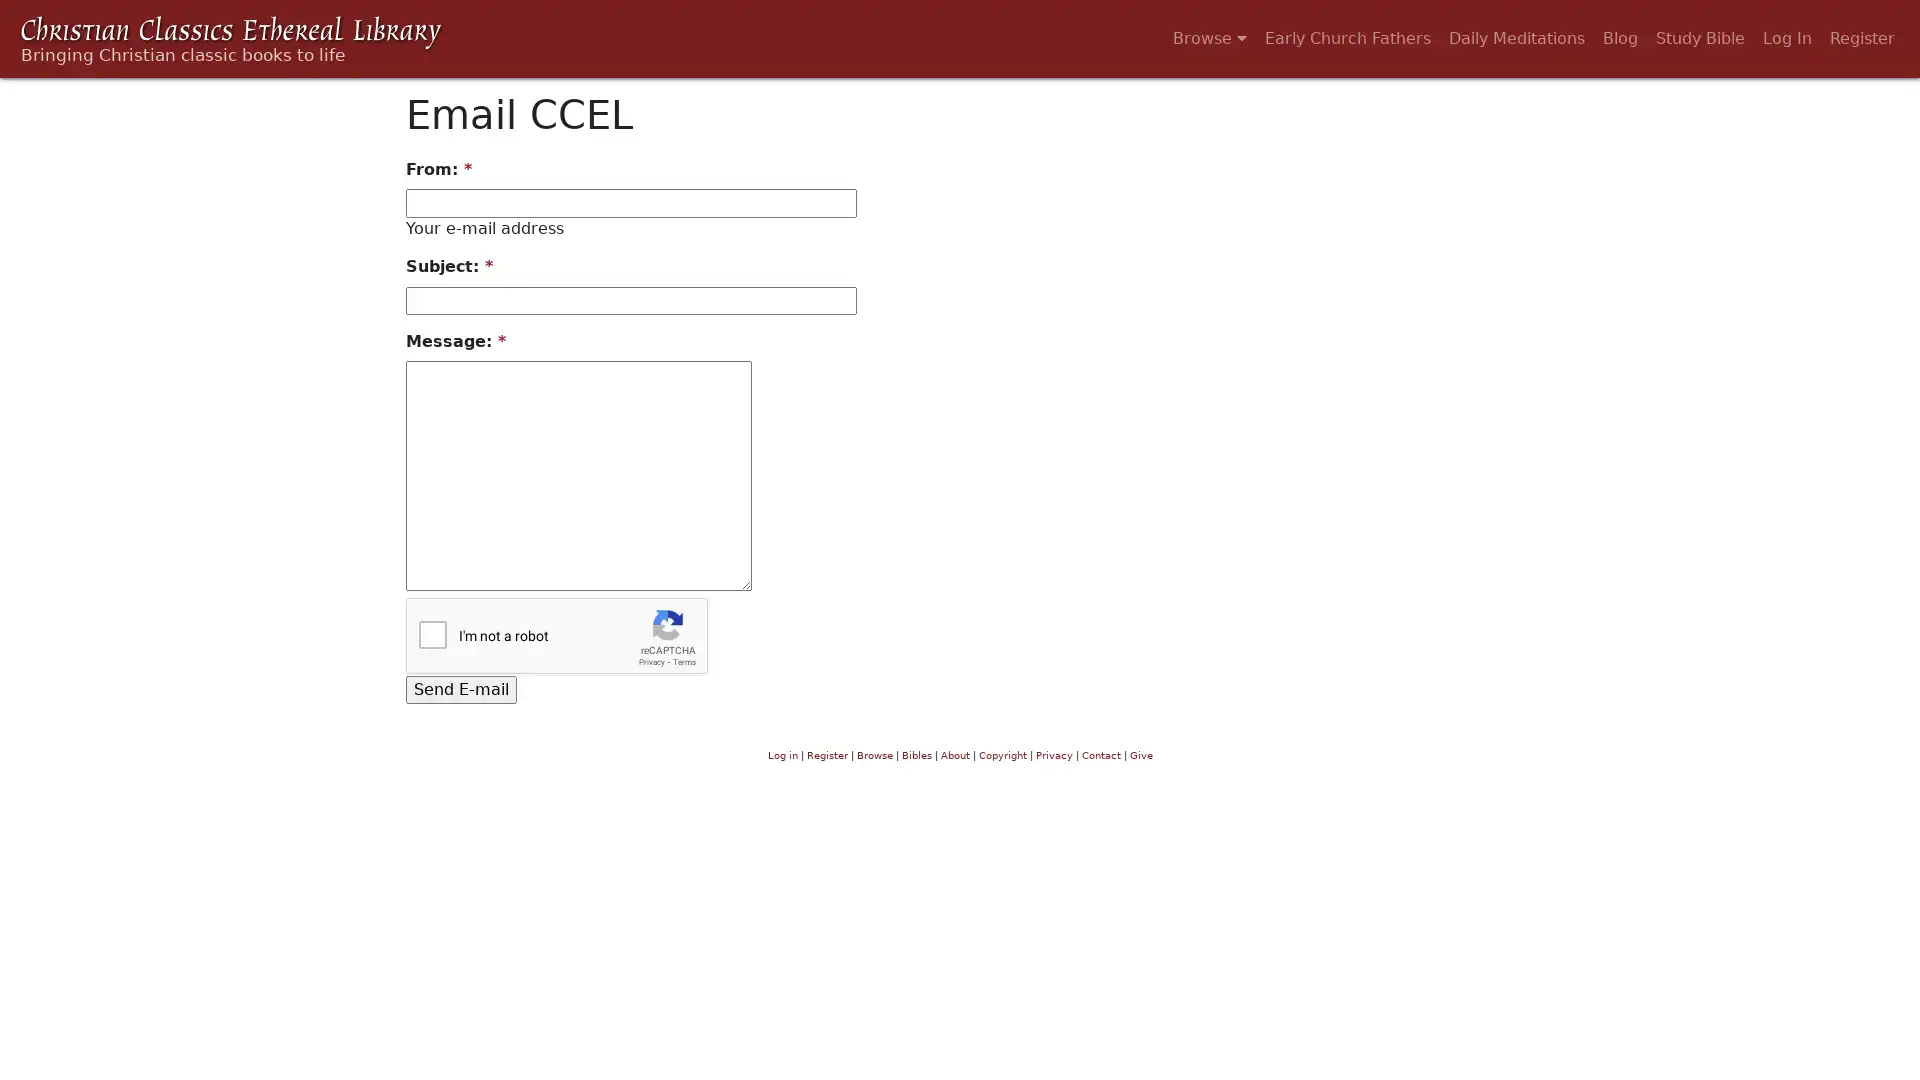  Describe the element at coordinates (1787, 38) in the screenshot. I see `Log In` at that location.